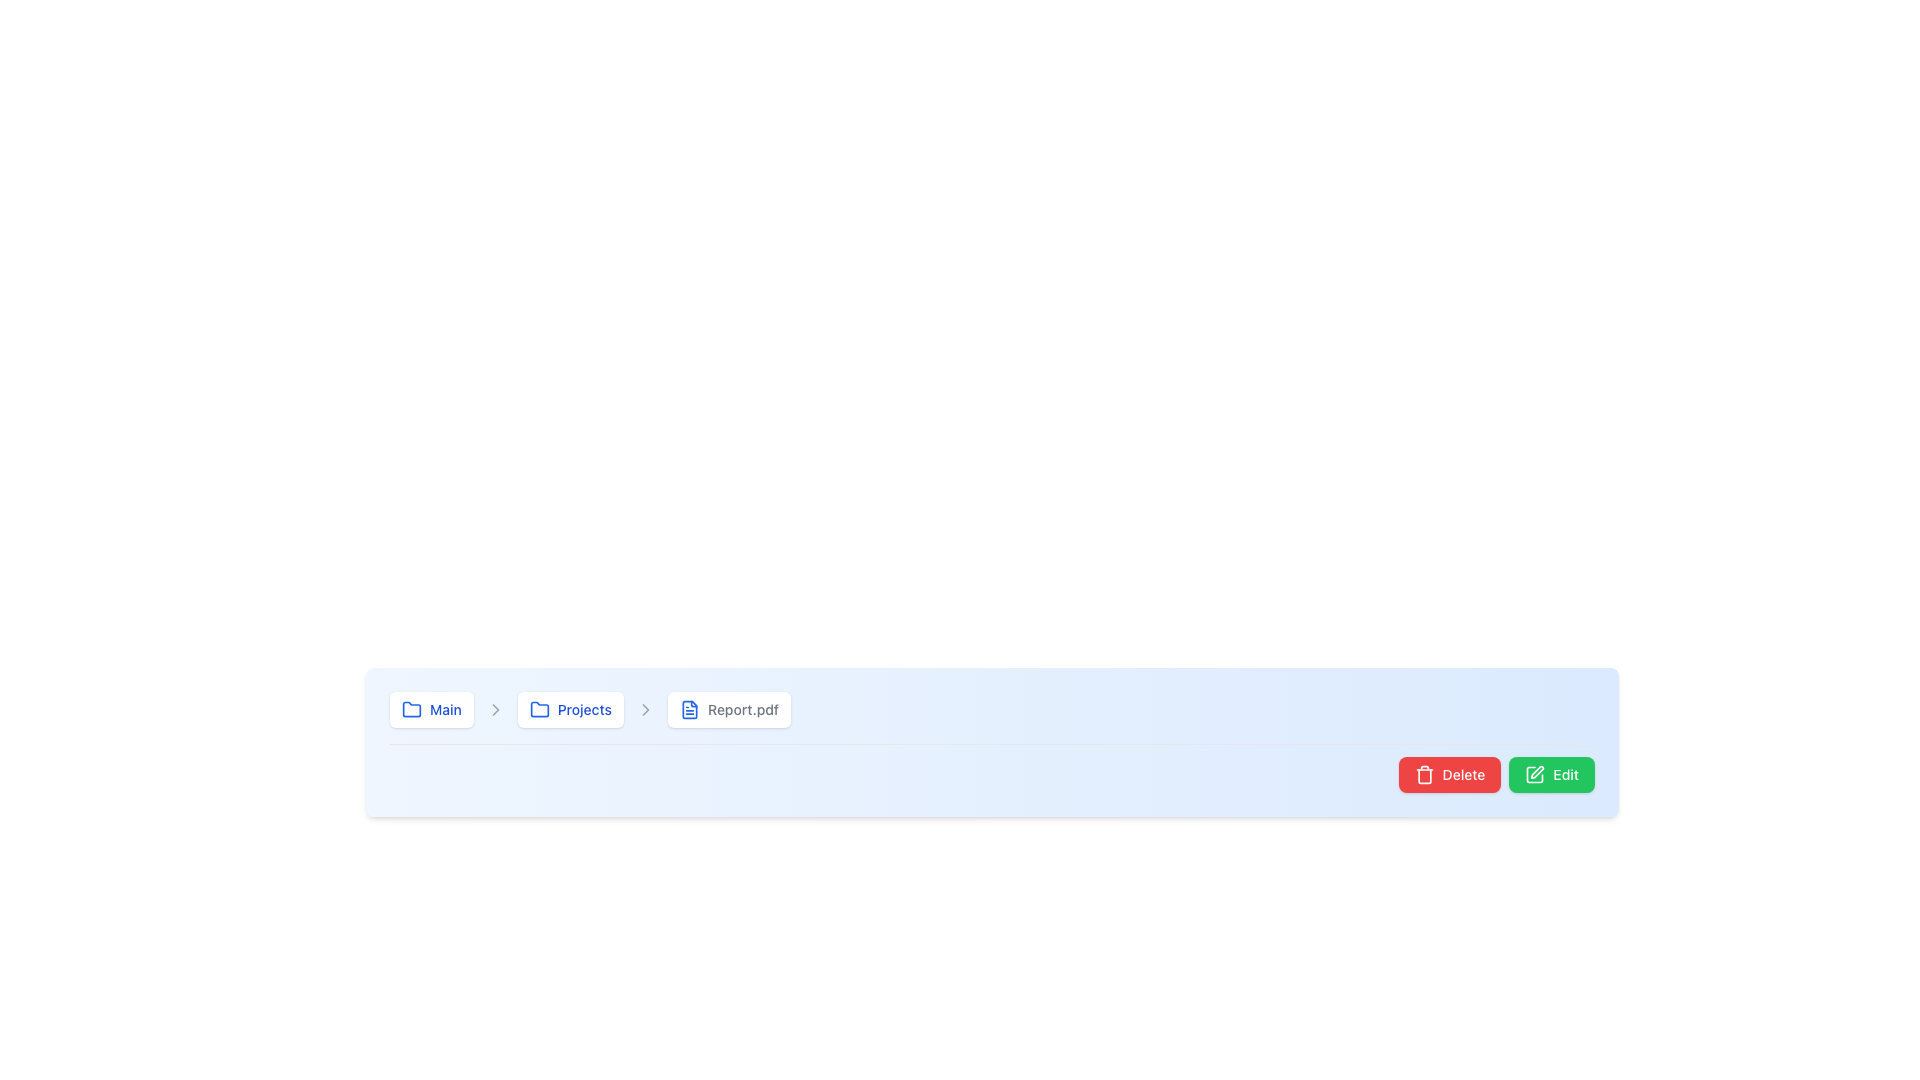 The image size is (1920, 1080). I want to click on the blue document icon located to the left of the 'Report.pdf' text in the breadcrumb navigation bar, so click(690, 708).